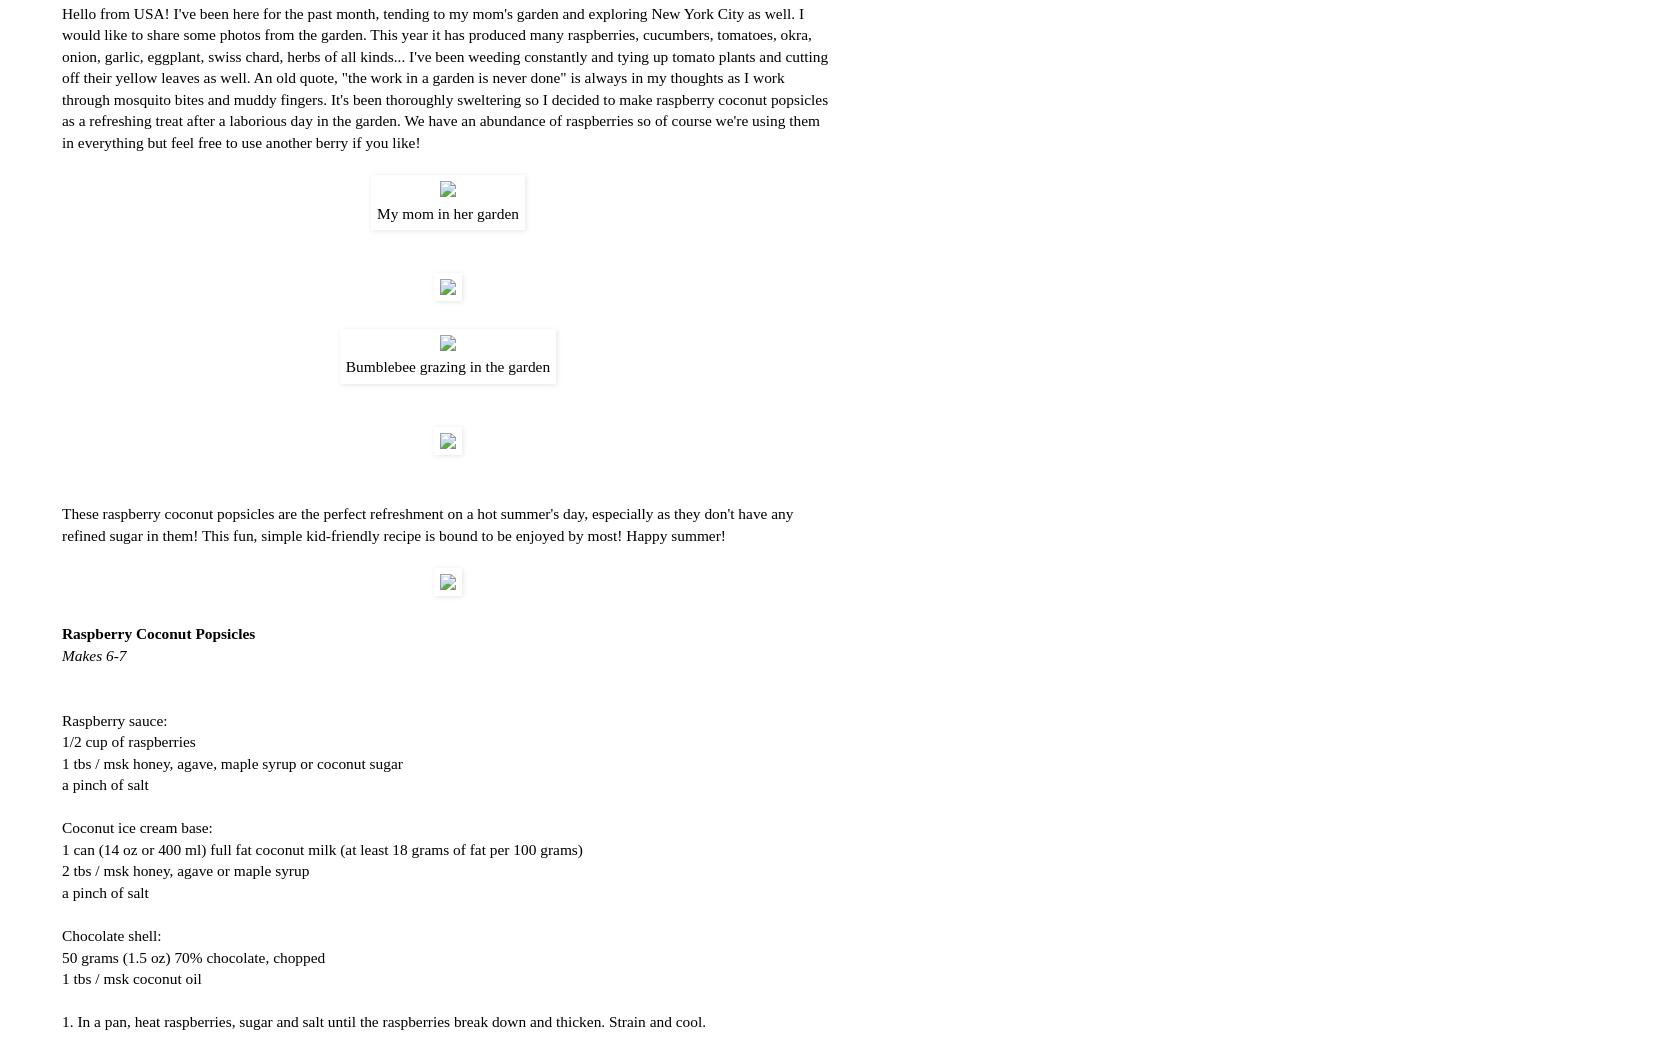 This screenshot has width=1658, height=1059. I want to click on 'Chocolate shell:', so click(110, 935).